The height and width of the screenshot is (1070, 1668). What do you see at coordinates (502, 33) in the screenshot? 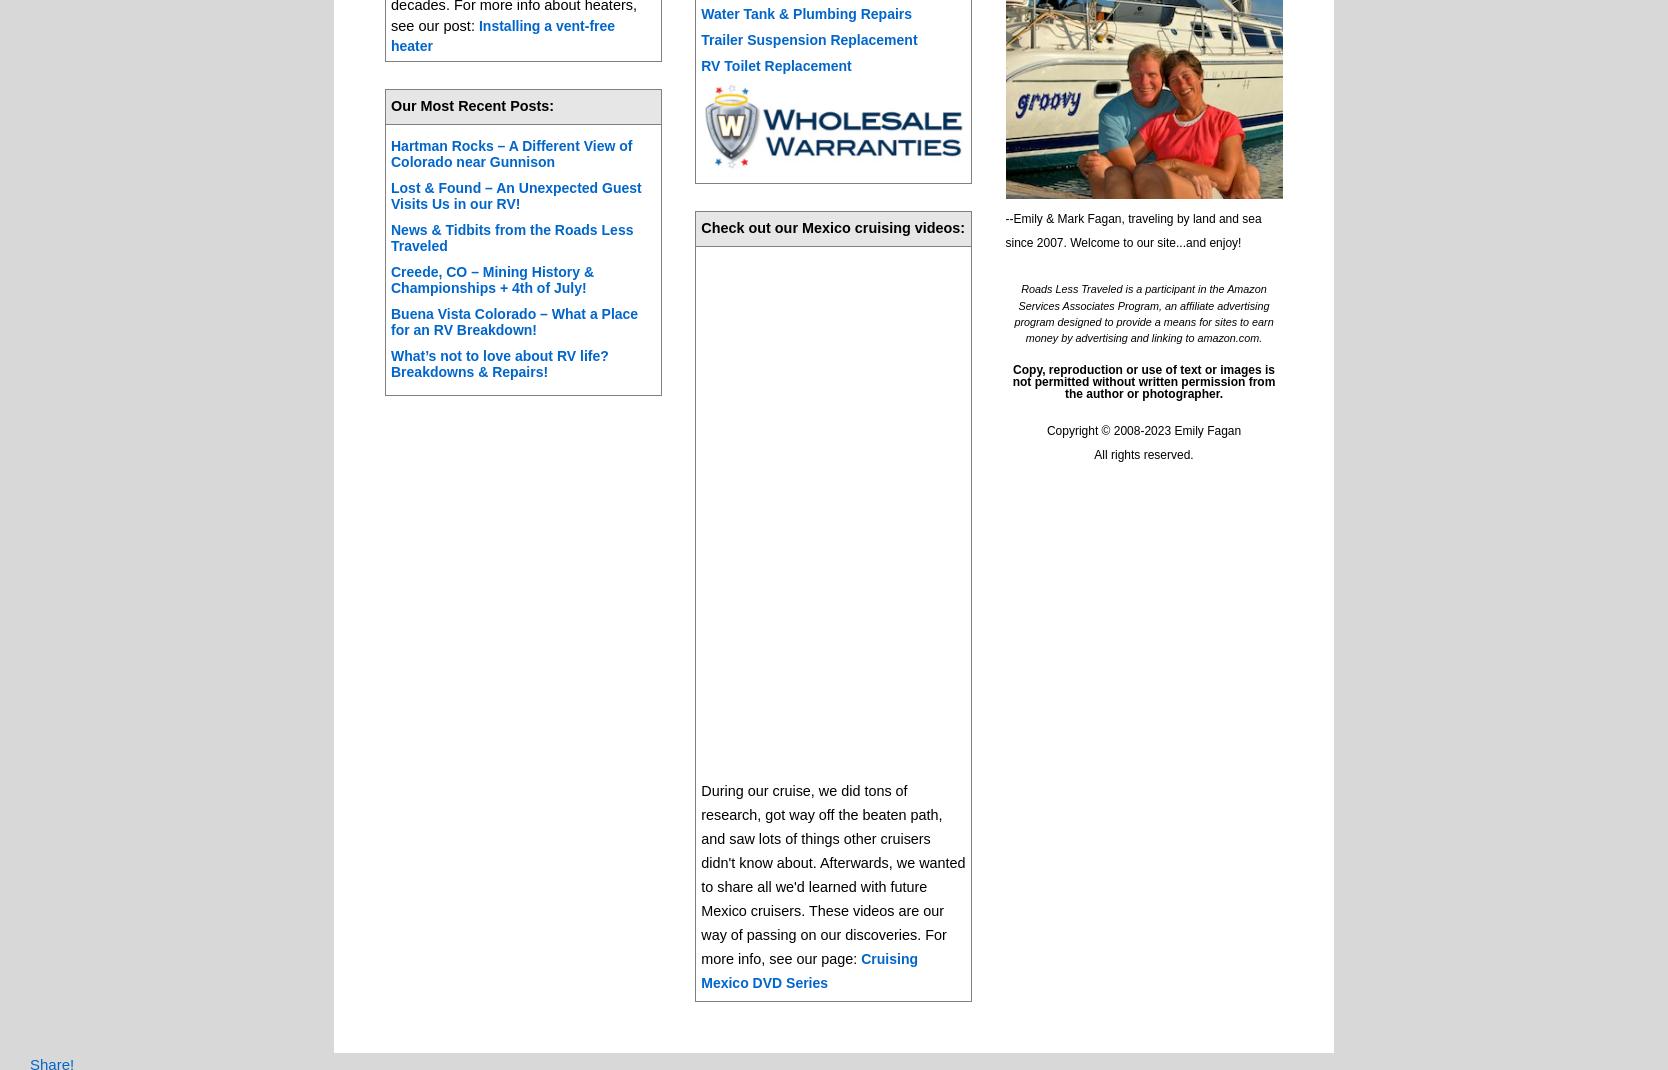
I see `'Installing a vent-free heater'` at bounding box center [502, 33].